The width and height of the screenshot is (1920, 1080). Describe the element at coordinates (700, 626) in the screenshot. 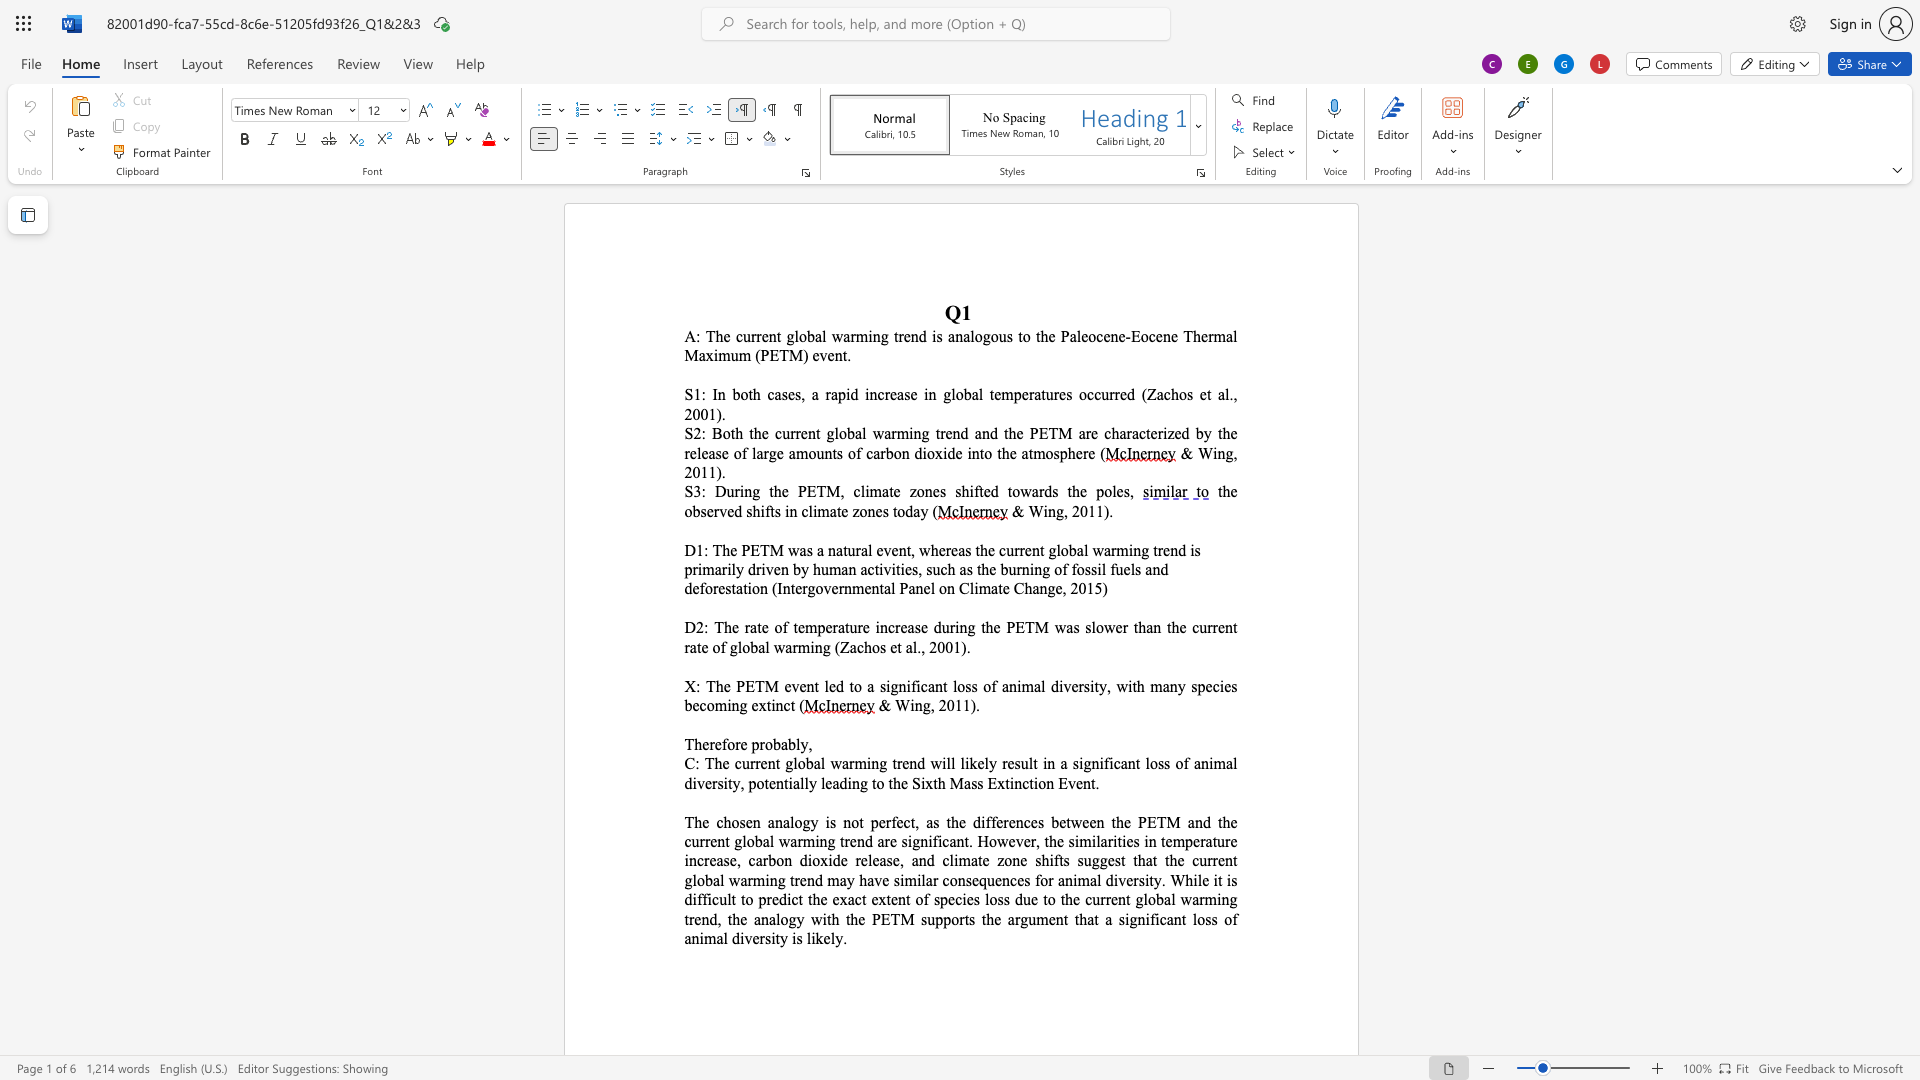

I see `the 1th character "2" in the text` at that location.